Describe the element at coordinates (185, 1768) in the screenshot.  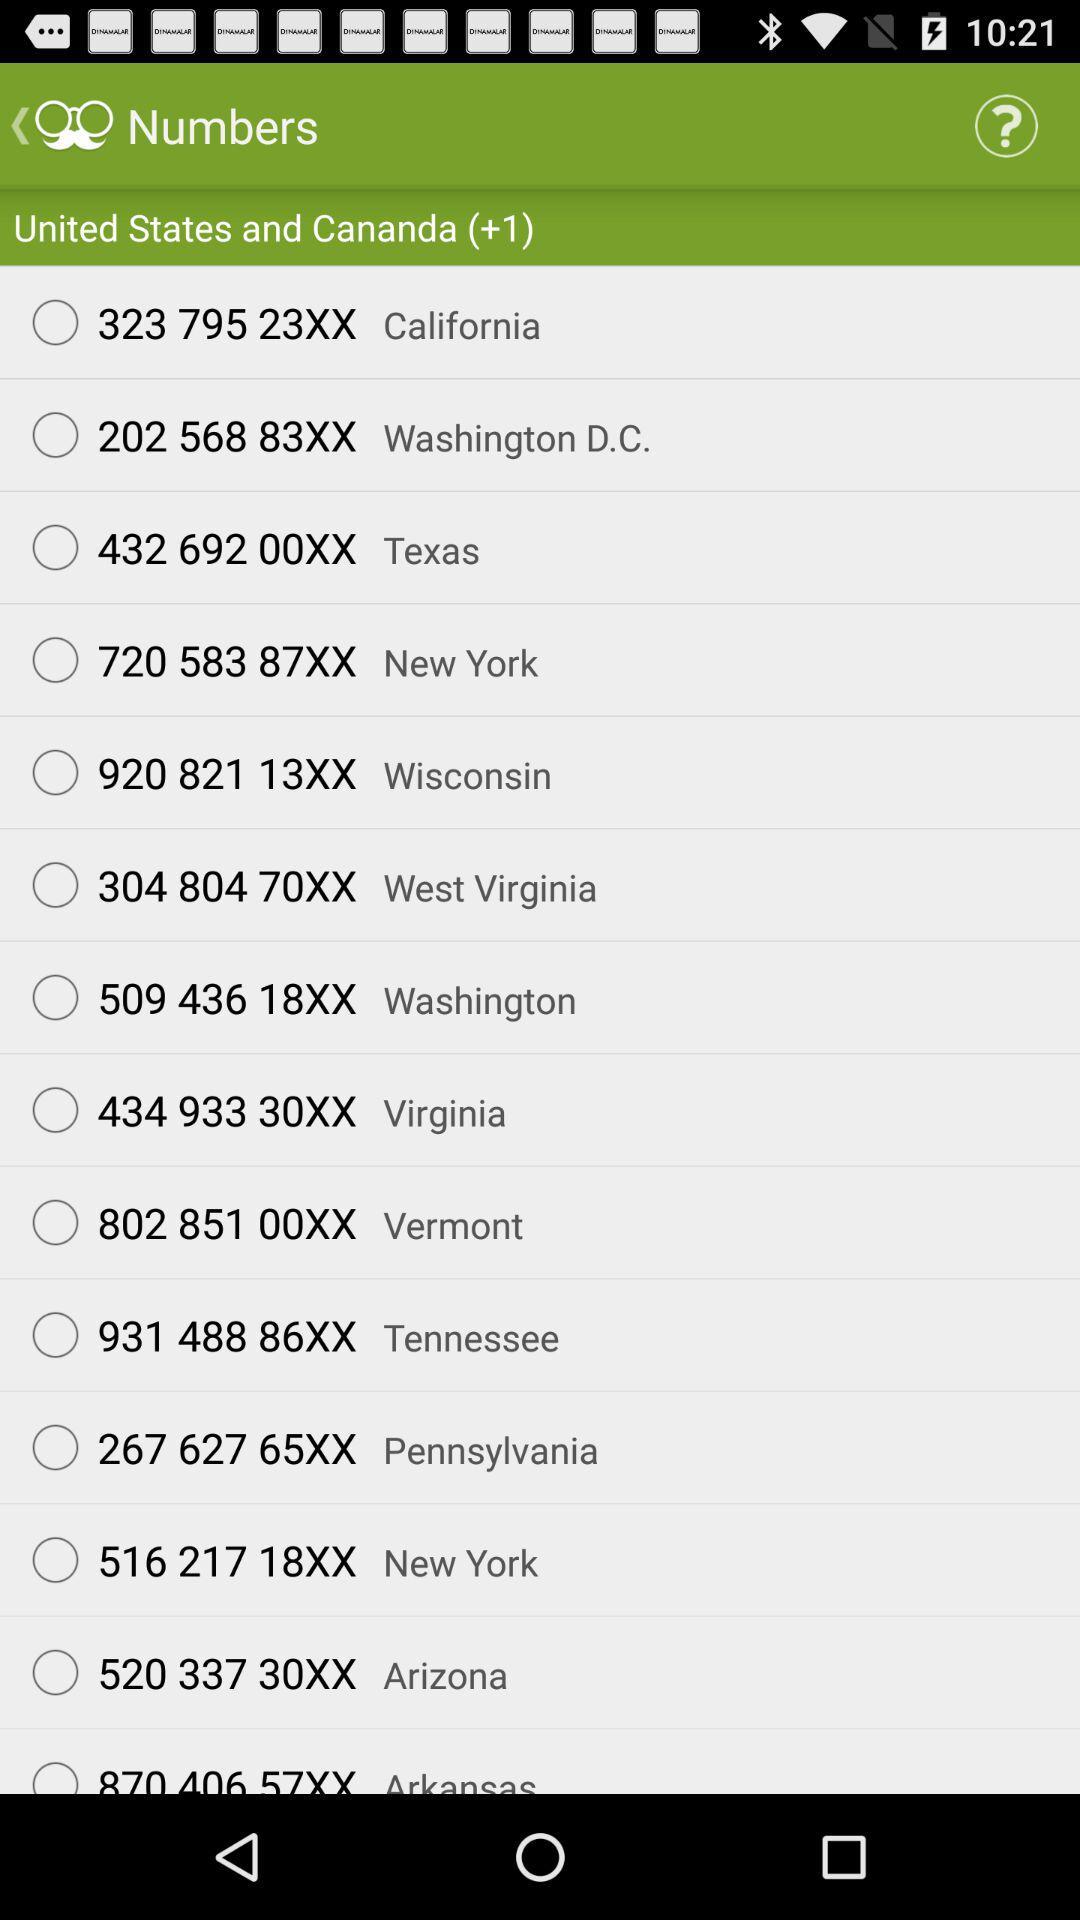
I see `the item to the left of arkansas icon` at that location.